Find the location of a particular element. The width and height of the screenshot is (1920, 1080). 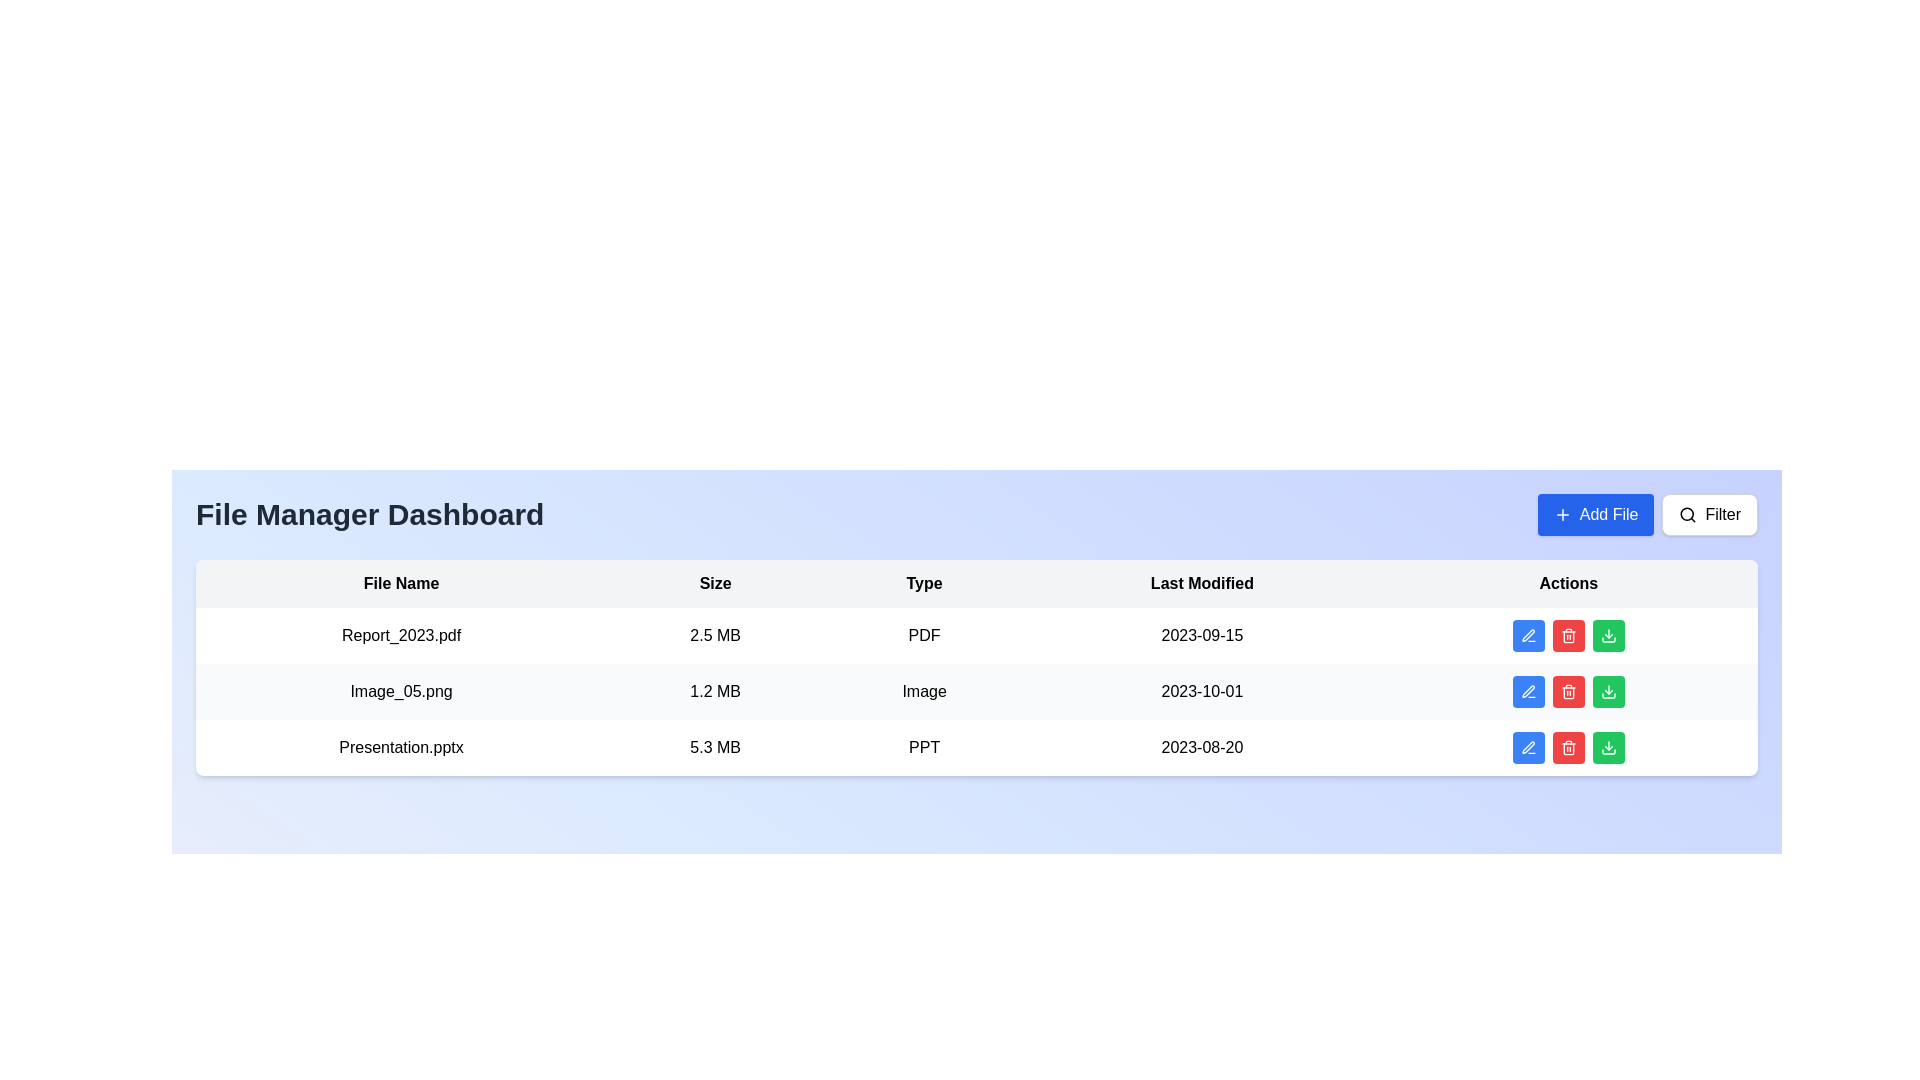

the delete icon button located in the 'Actions' column of the table corresponding to 'Image_05.png' to initiate deletion is located at coordinates (1567, 636).